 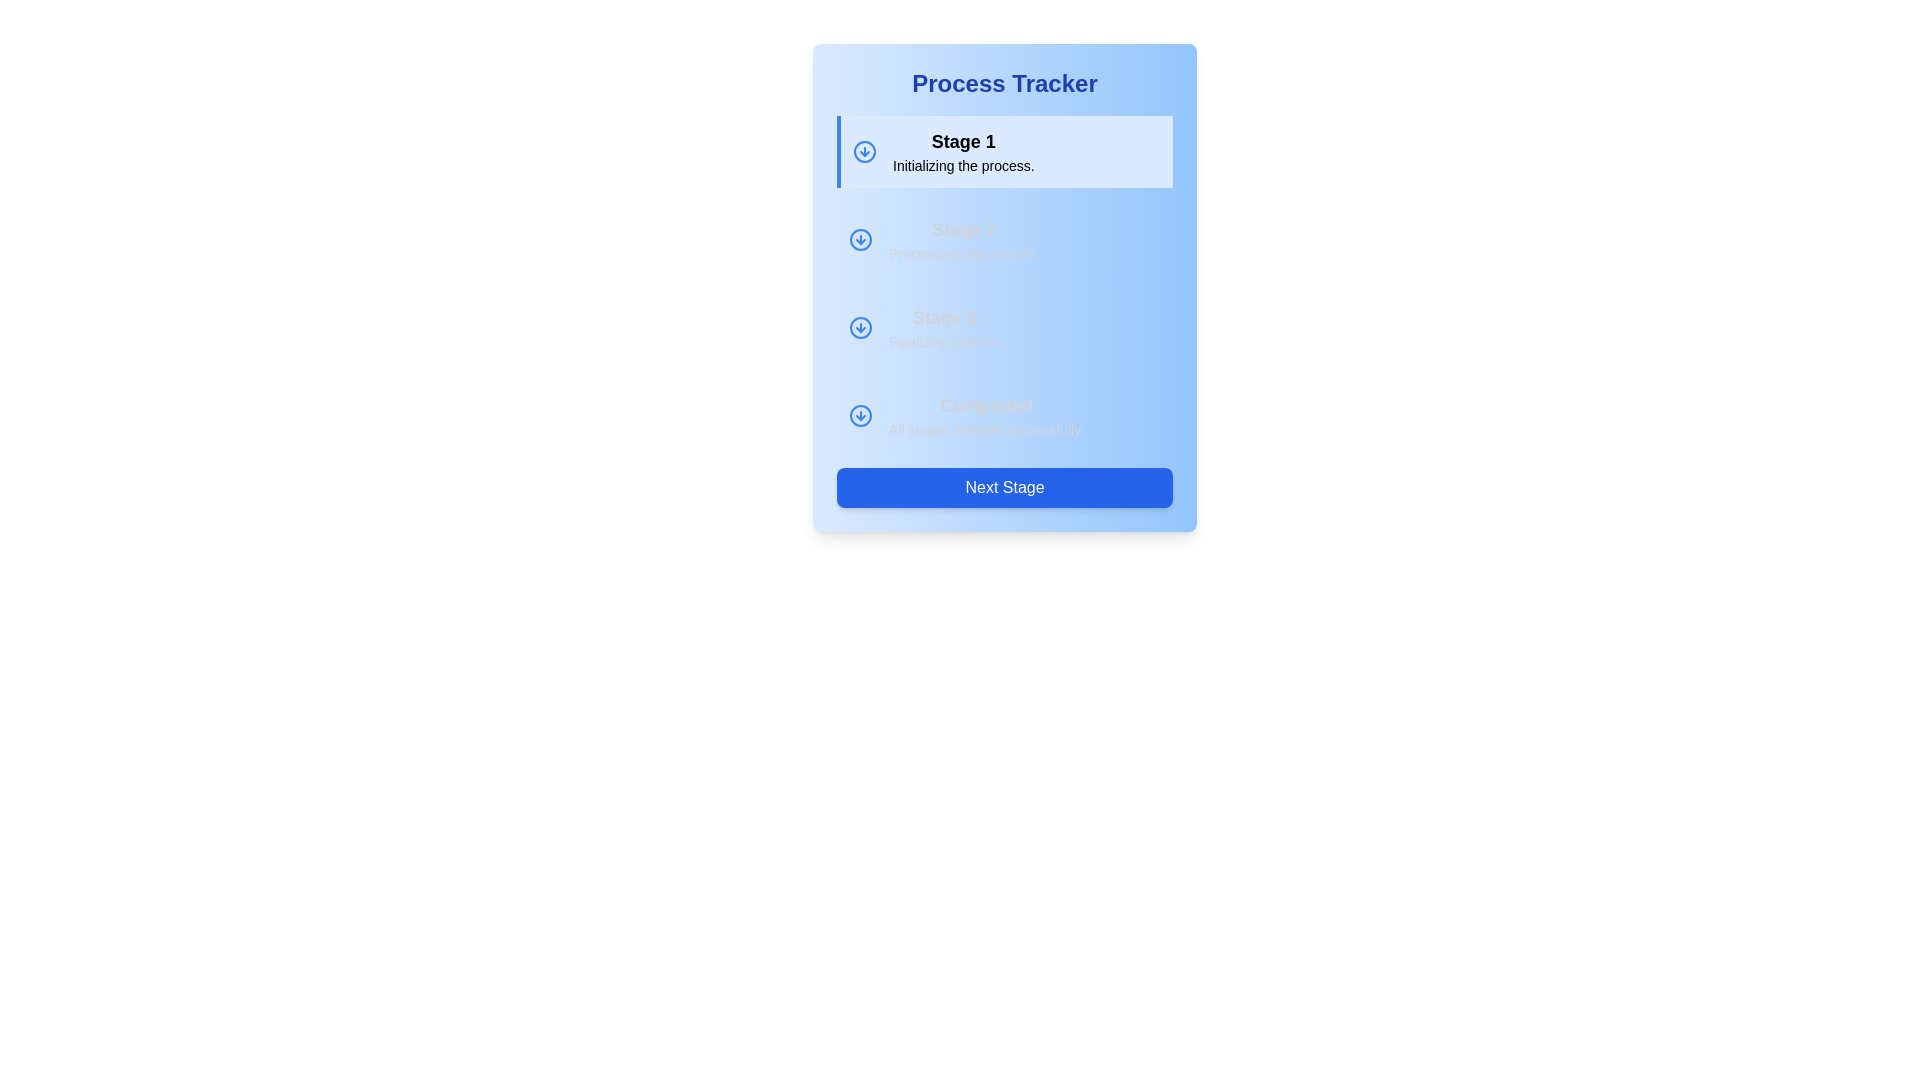 What do you see at coordinates (860, 415) in the screenshot?
I see `the completion status icon located to the left of the 'Completed' text, which indicates all stages are finished` at bounding box center [860, 415].